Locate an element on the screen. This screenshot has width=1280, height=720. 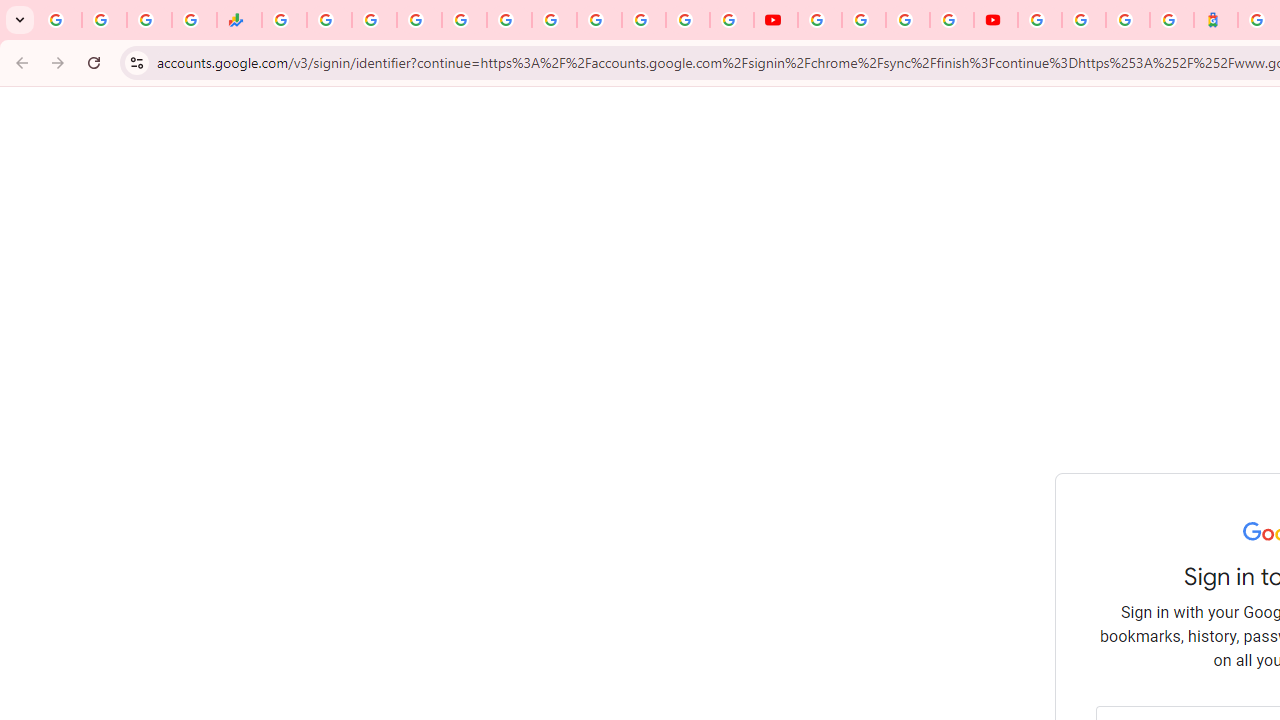
'Atour Hotel - Google hotels' is located at coordinates (1215, 20).